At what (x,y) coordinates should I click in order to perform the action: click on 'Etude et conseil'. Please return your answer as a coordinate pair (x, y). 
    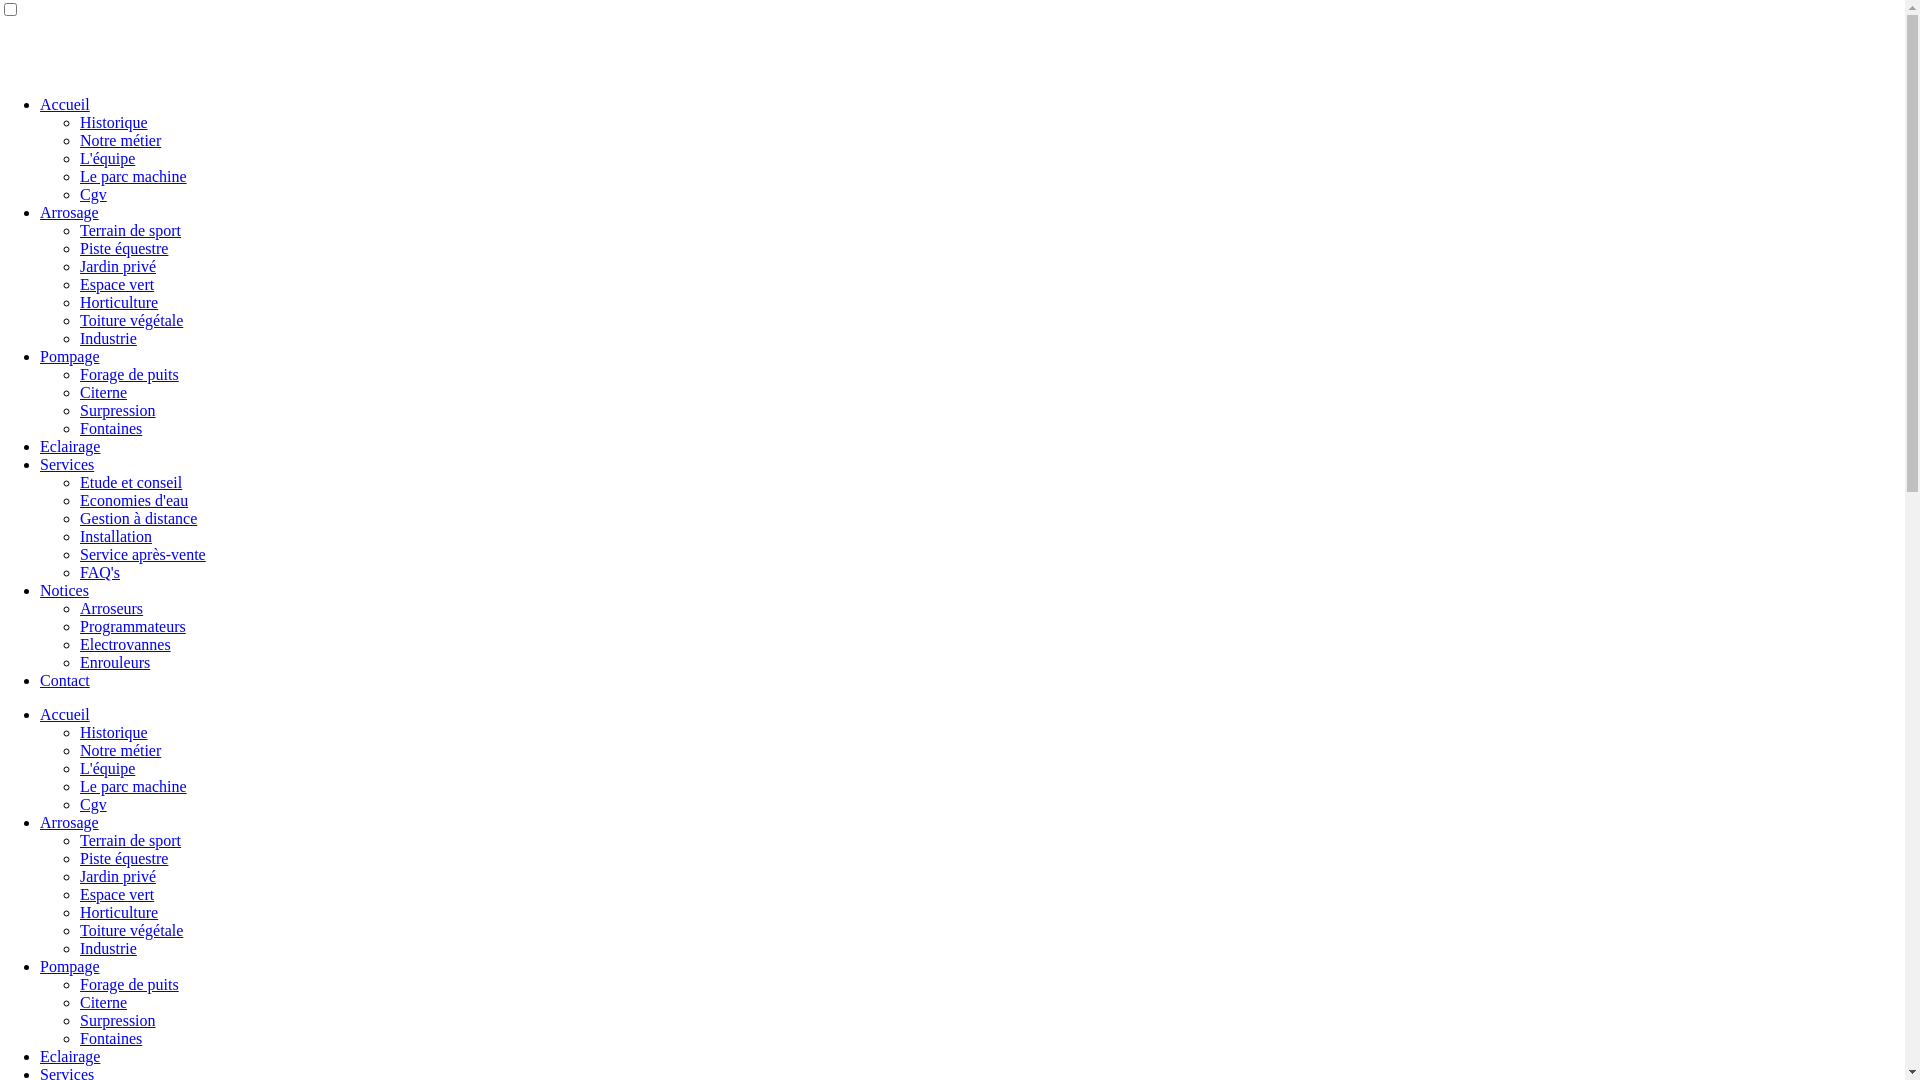
    Looking at the image, I should click on (80, 482).